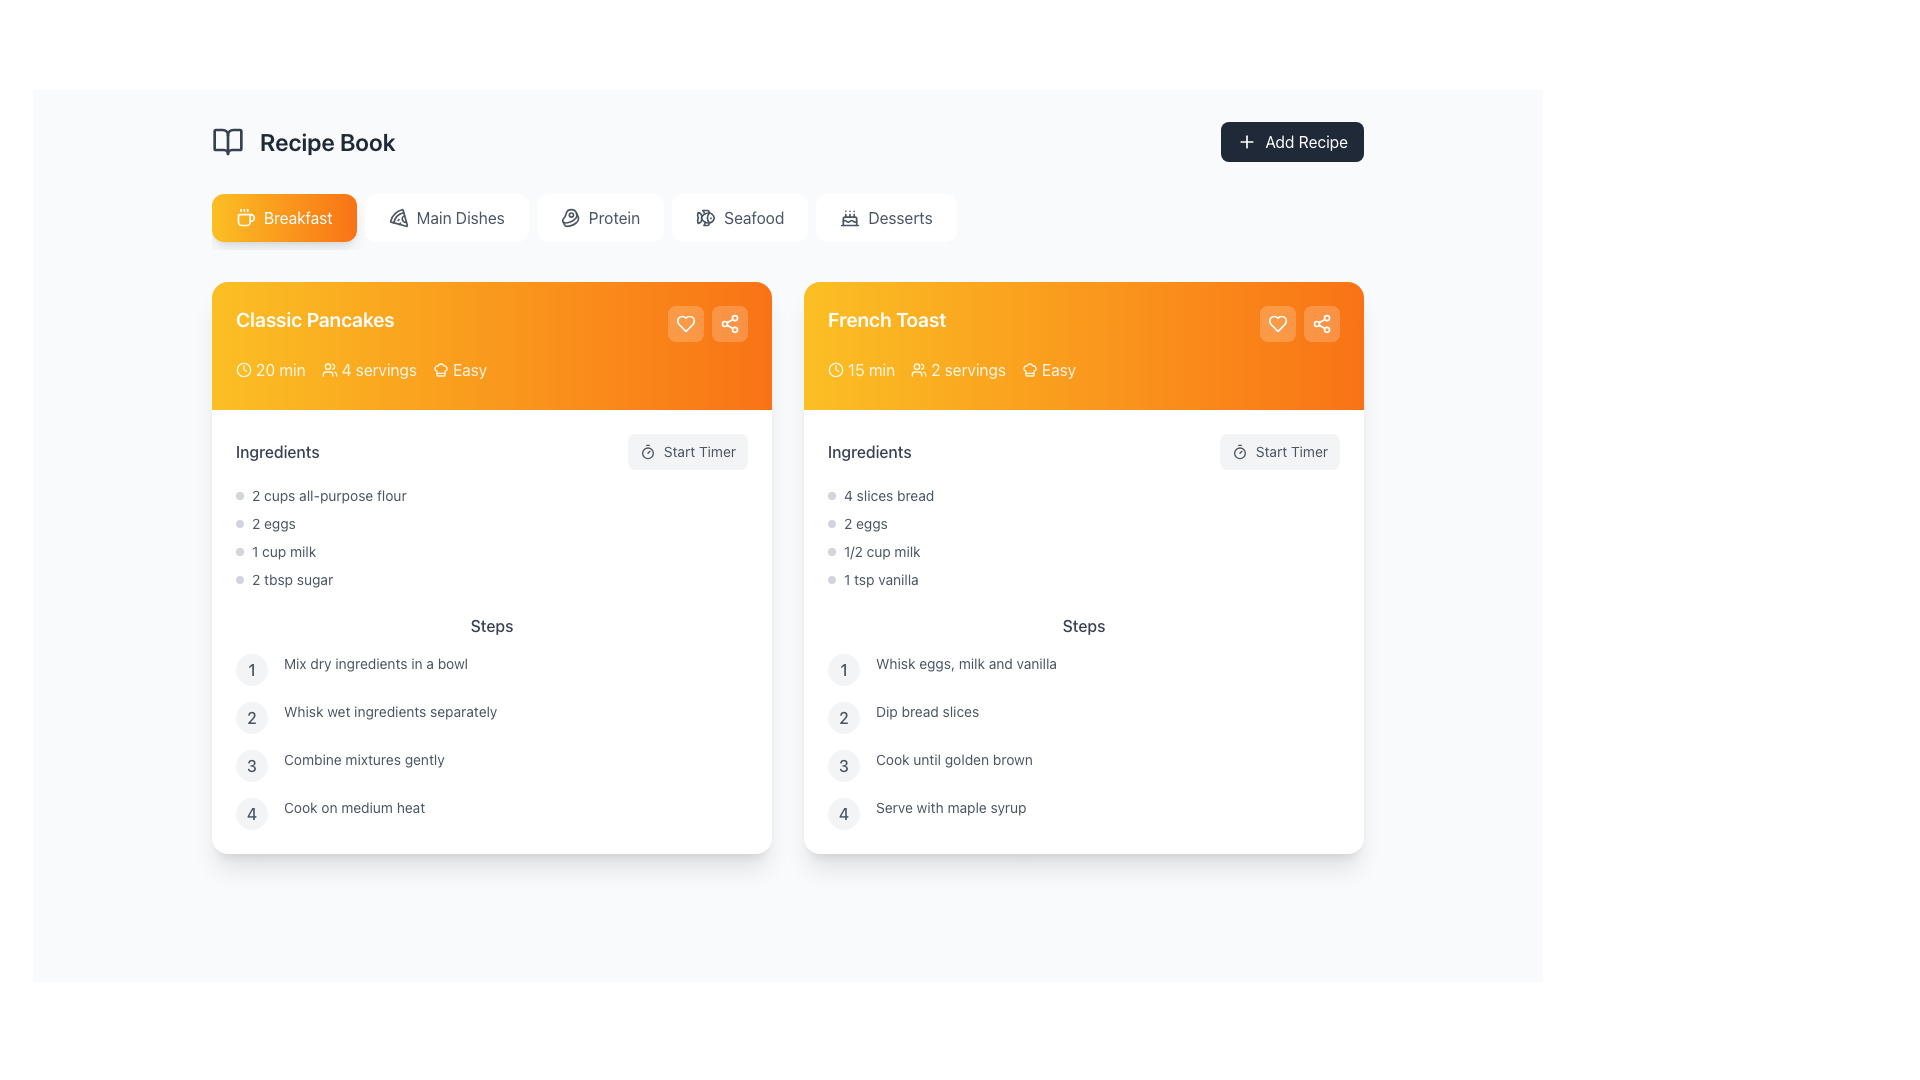 This screenshot has height=1080, width=1920. What do you see at coordinates (687, 451) in the screenshot?
I see `the button` at bounding box center [687, 451].